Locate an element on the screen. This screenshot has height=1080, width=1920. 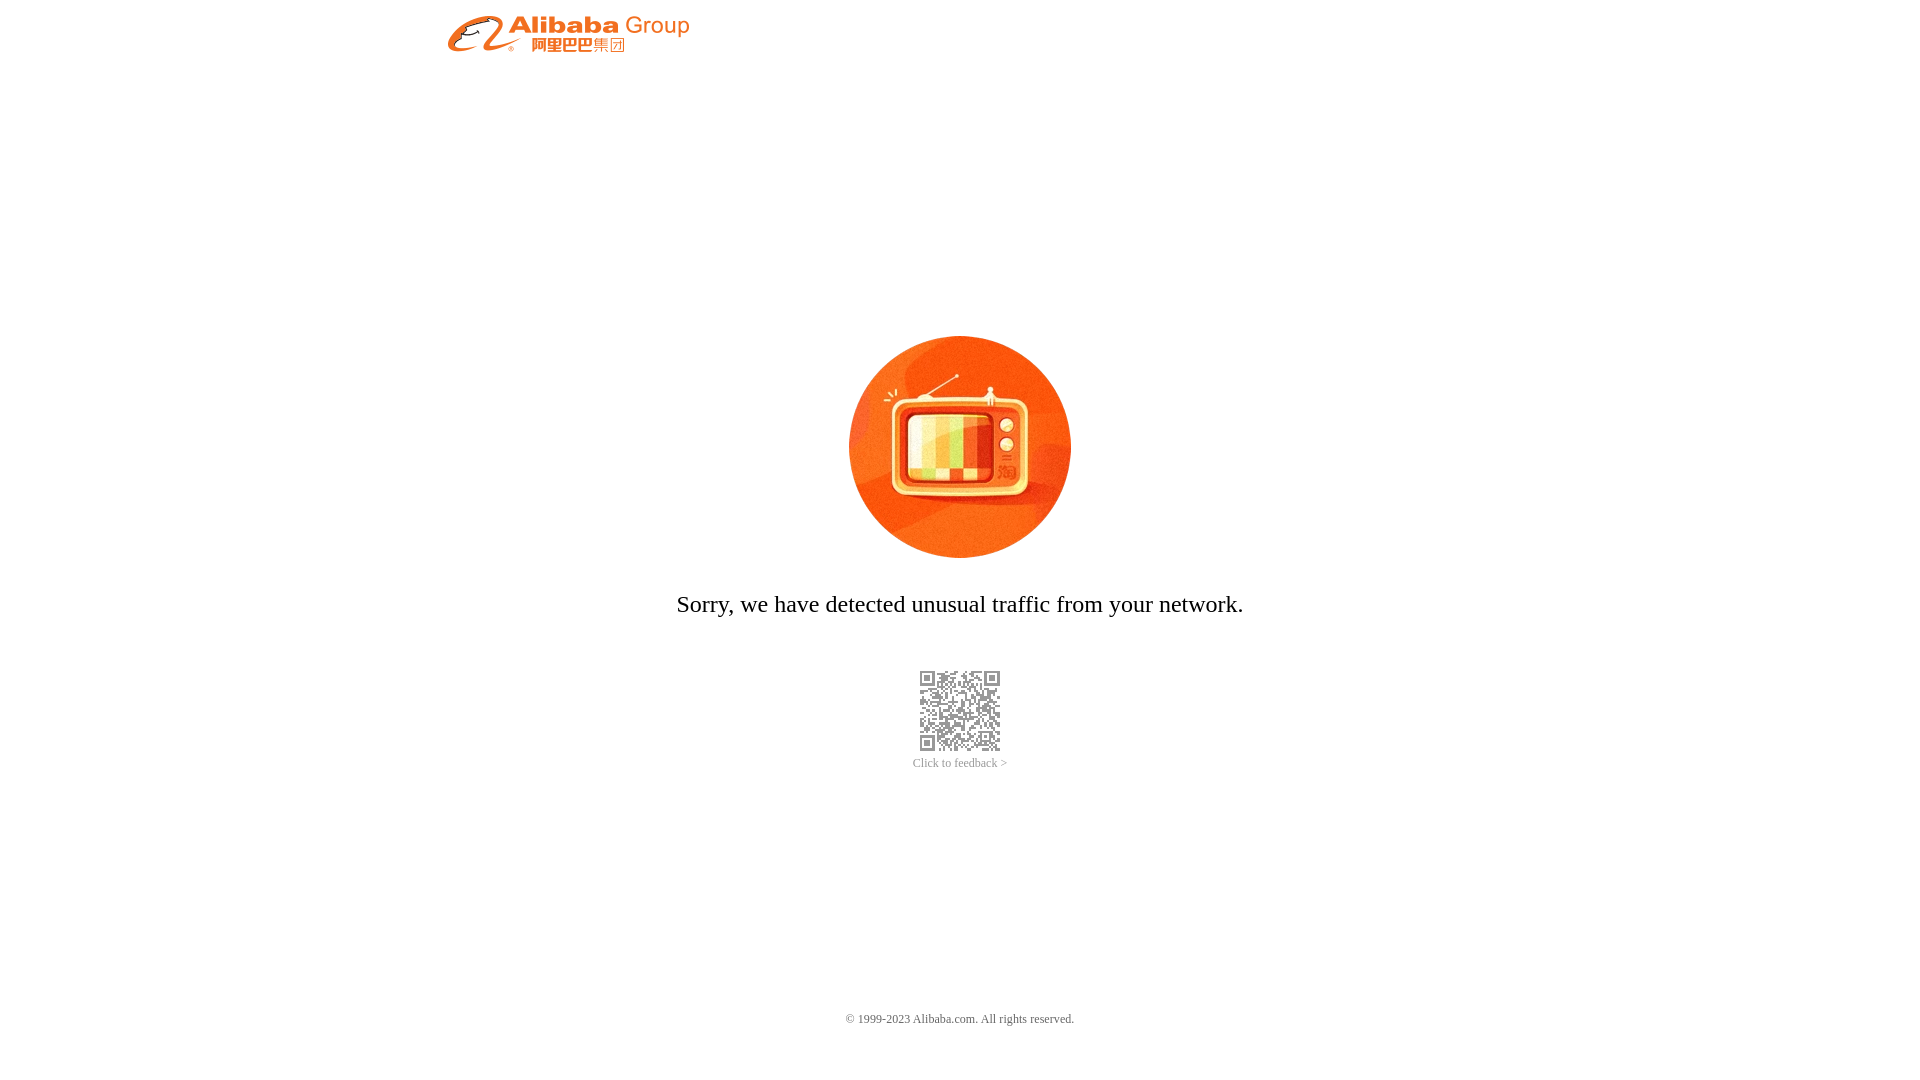
'Click to feedback >' is located at coordinates (960, 763).